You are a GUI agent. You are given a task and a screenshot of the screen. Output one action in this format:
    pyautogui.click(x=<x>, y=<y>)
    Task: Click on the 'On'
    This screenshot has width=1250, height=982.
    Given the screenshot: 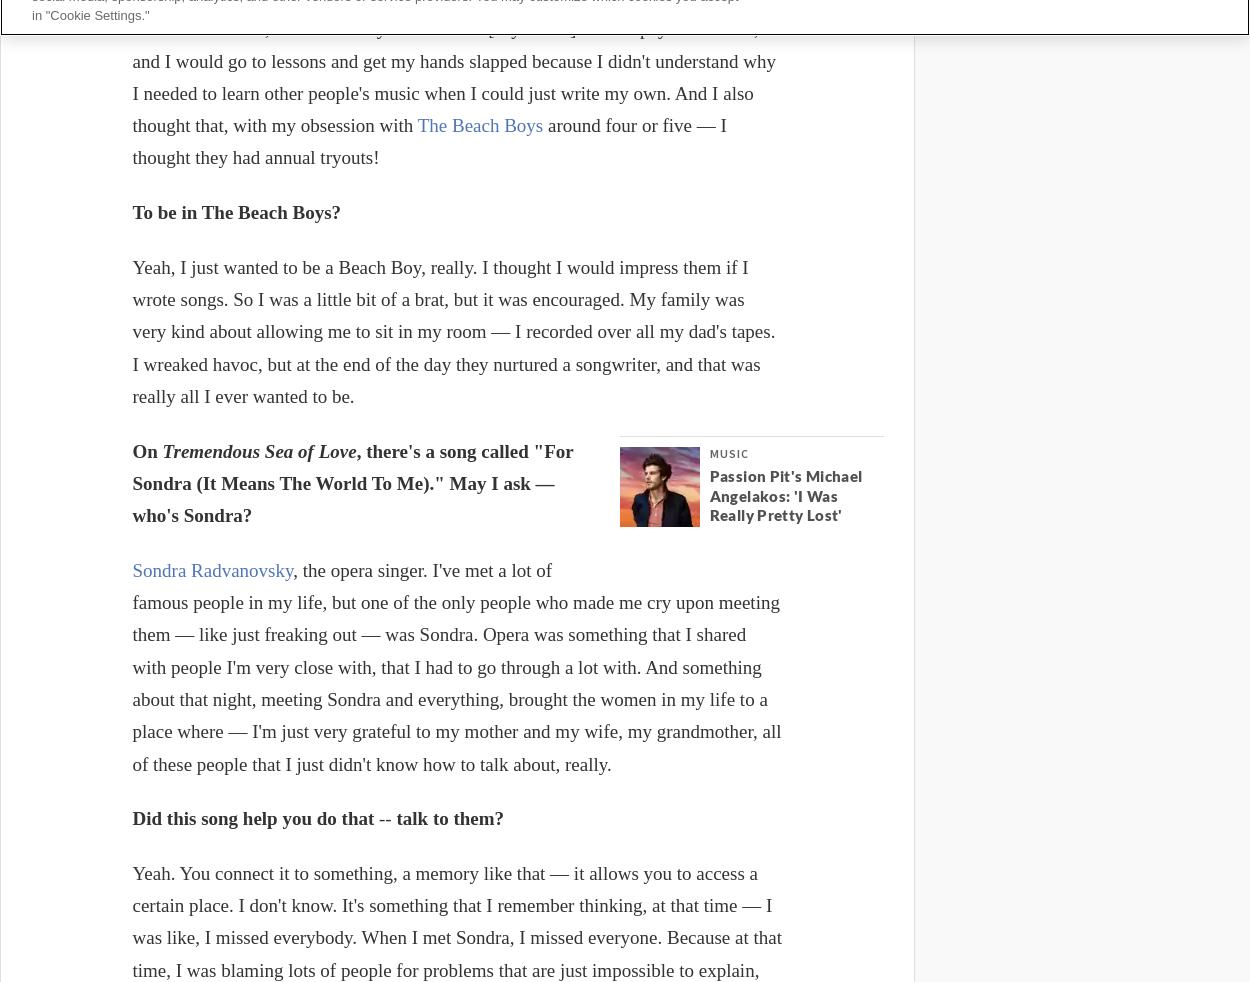 What is the action you would take?
    pyautogui.click(x=147, y=450)
    